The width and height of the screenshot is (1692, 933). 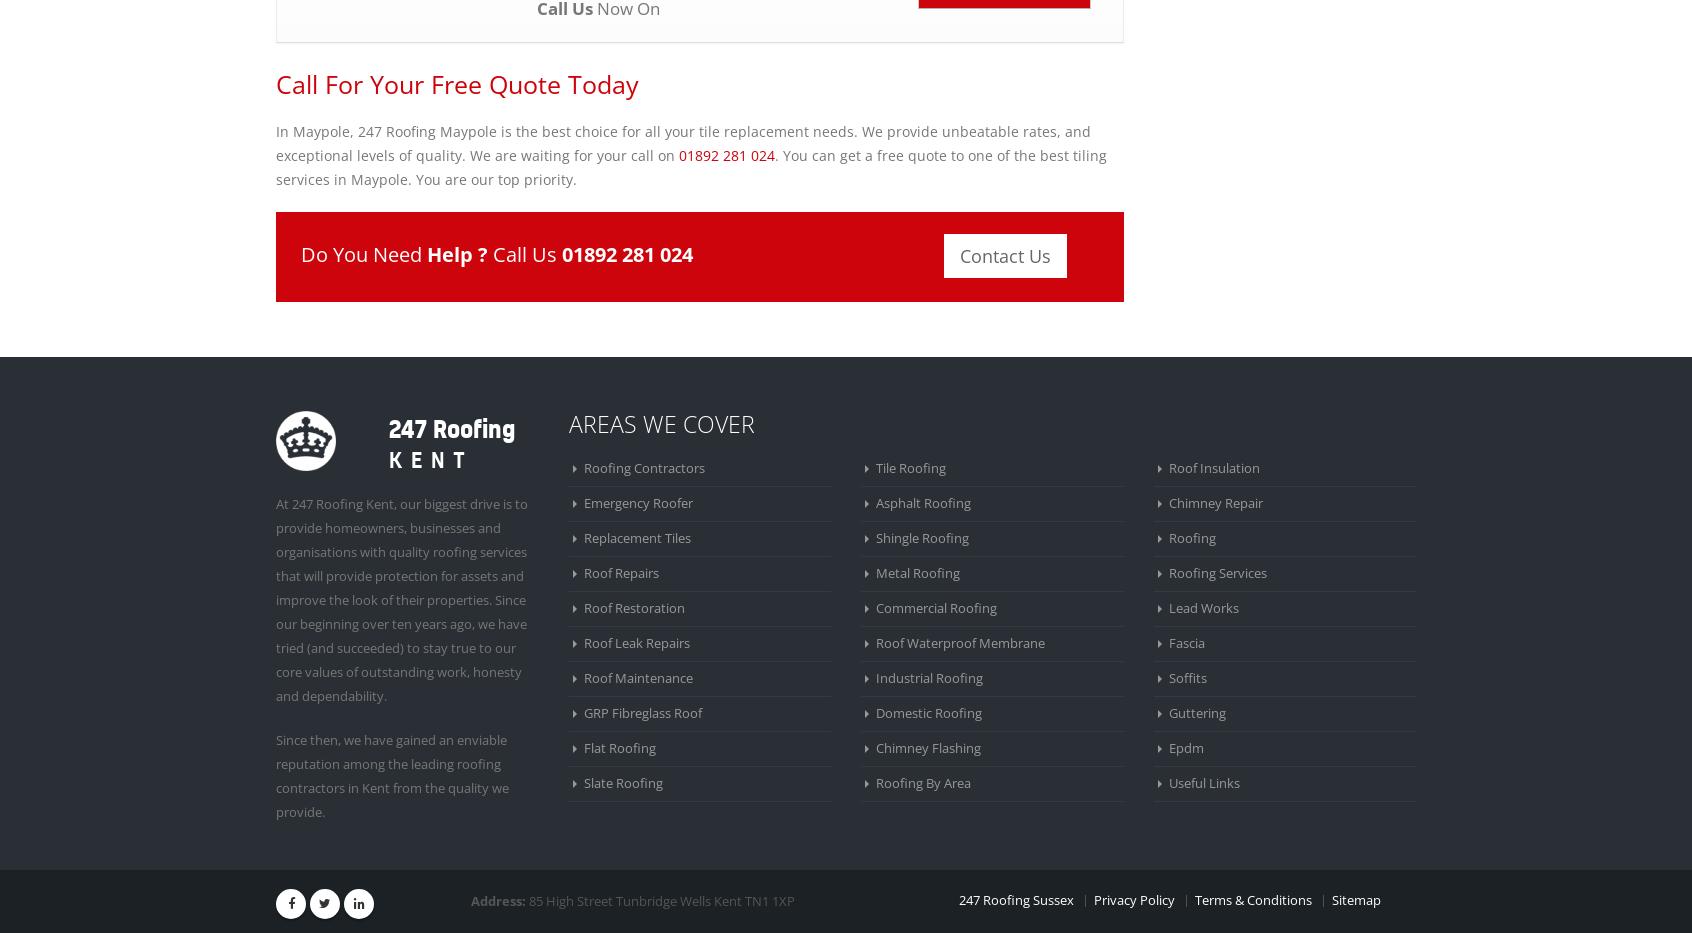 What do you see at coordinates (1355, 899) in the screenshot?
I see `'Sitemap'` at bounding box center [1355, 899].